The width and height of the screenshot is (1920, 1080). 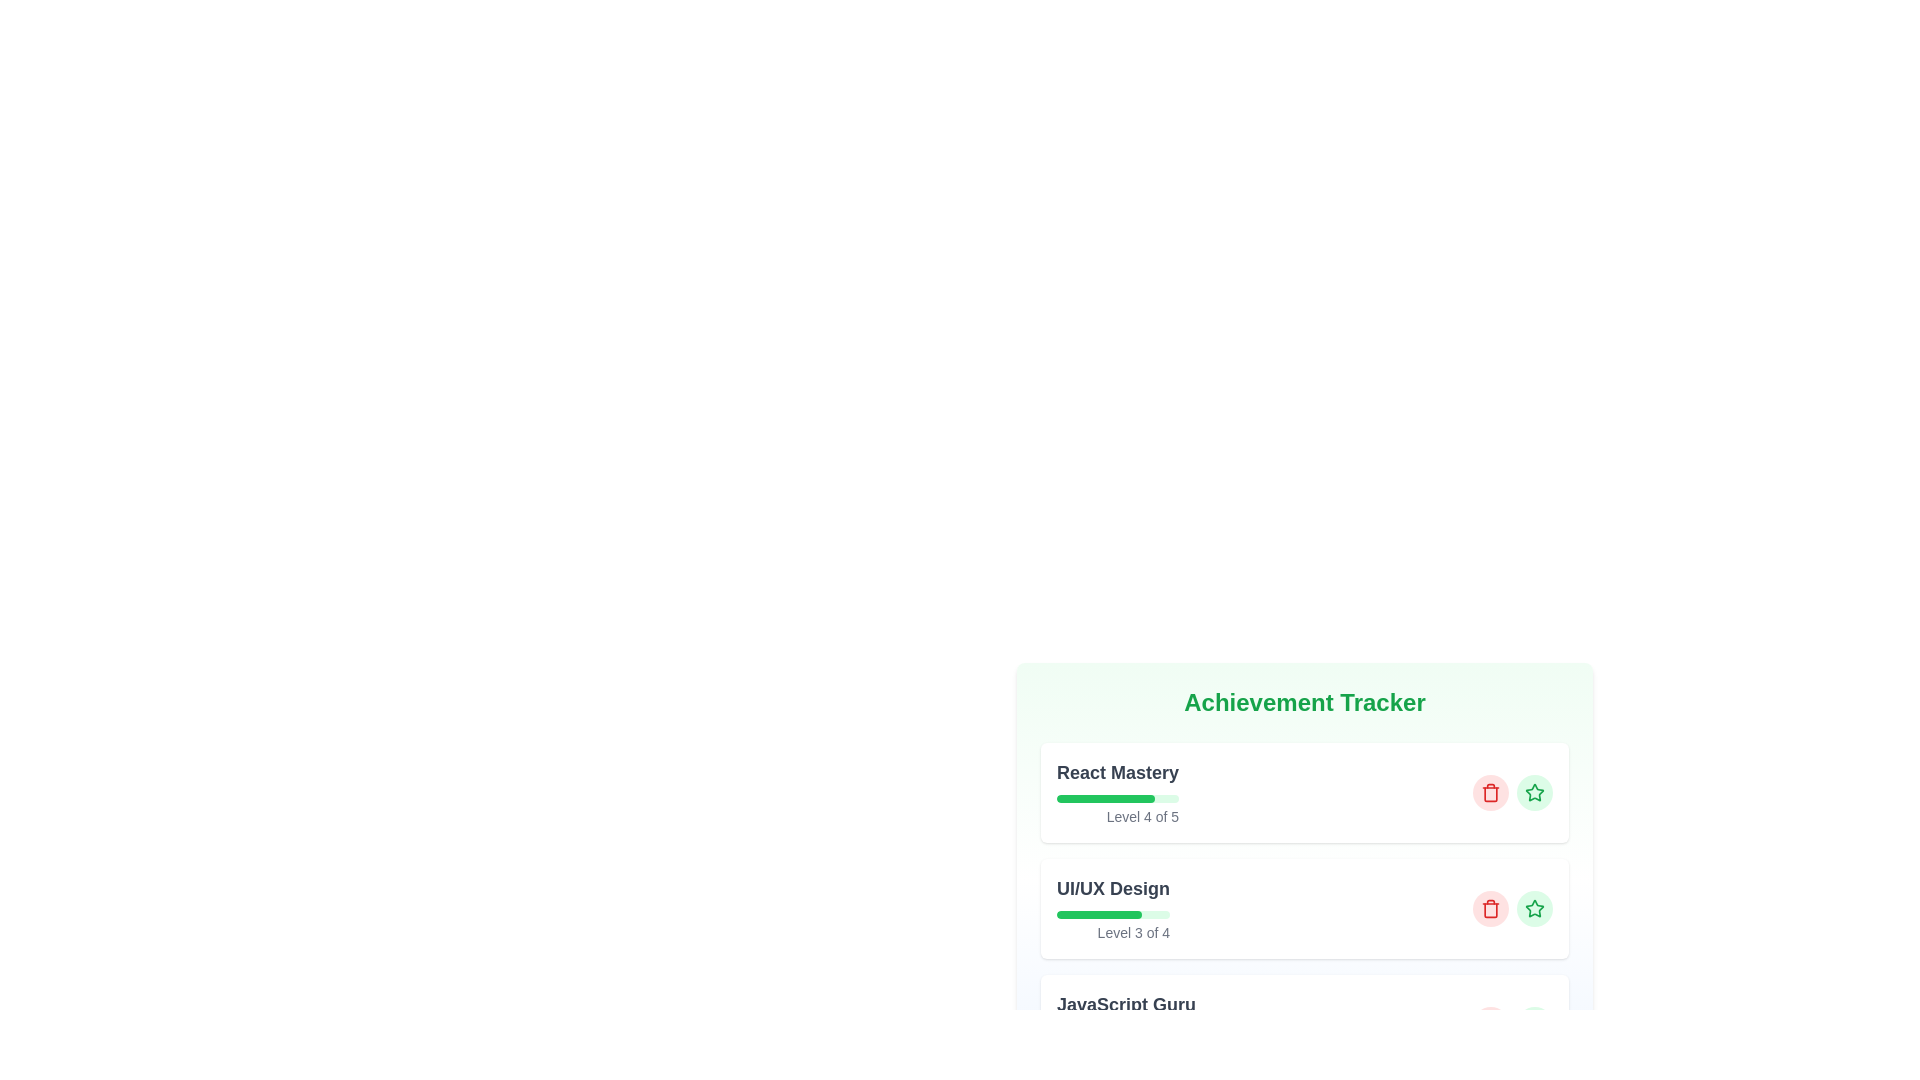 I want to click on the Text Label that serves as a title for a skill or status level in the progress tracking interface, located above the green progress bar and below the 'Achievement Tracker' section header, so click(x=1126, y=1005).